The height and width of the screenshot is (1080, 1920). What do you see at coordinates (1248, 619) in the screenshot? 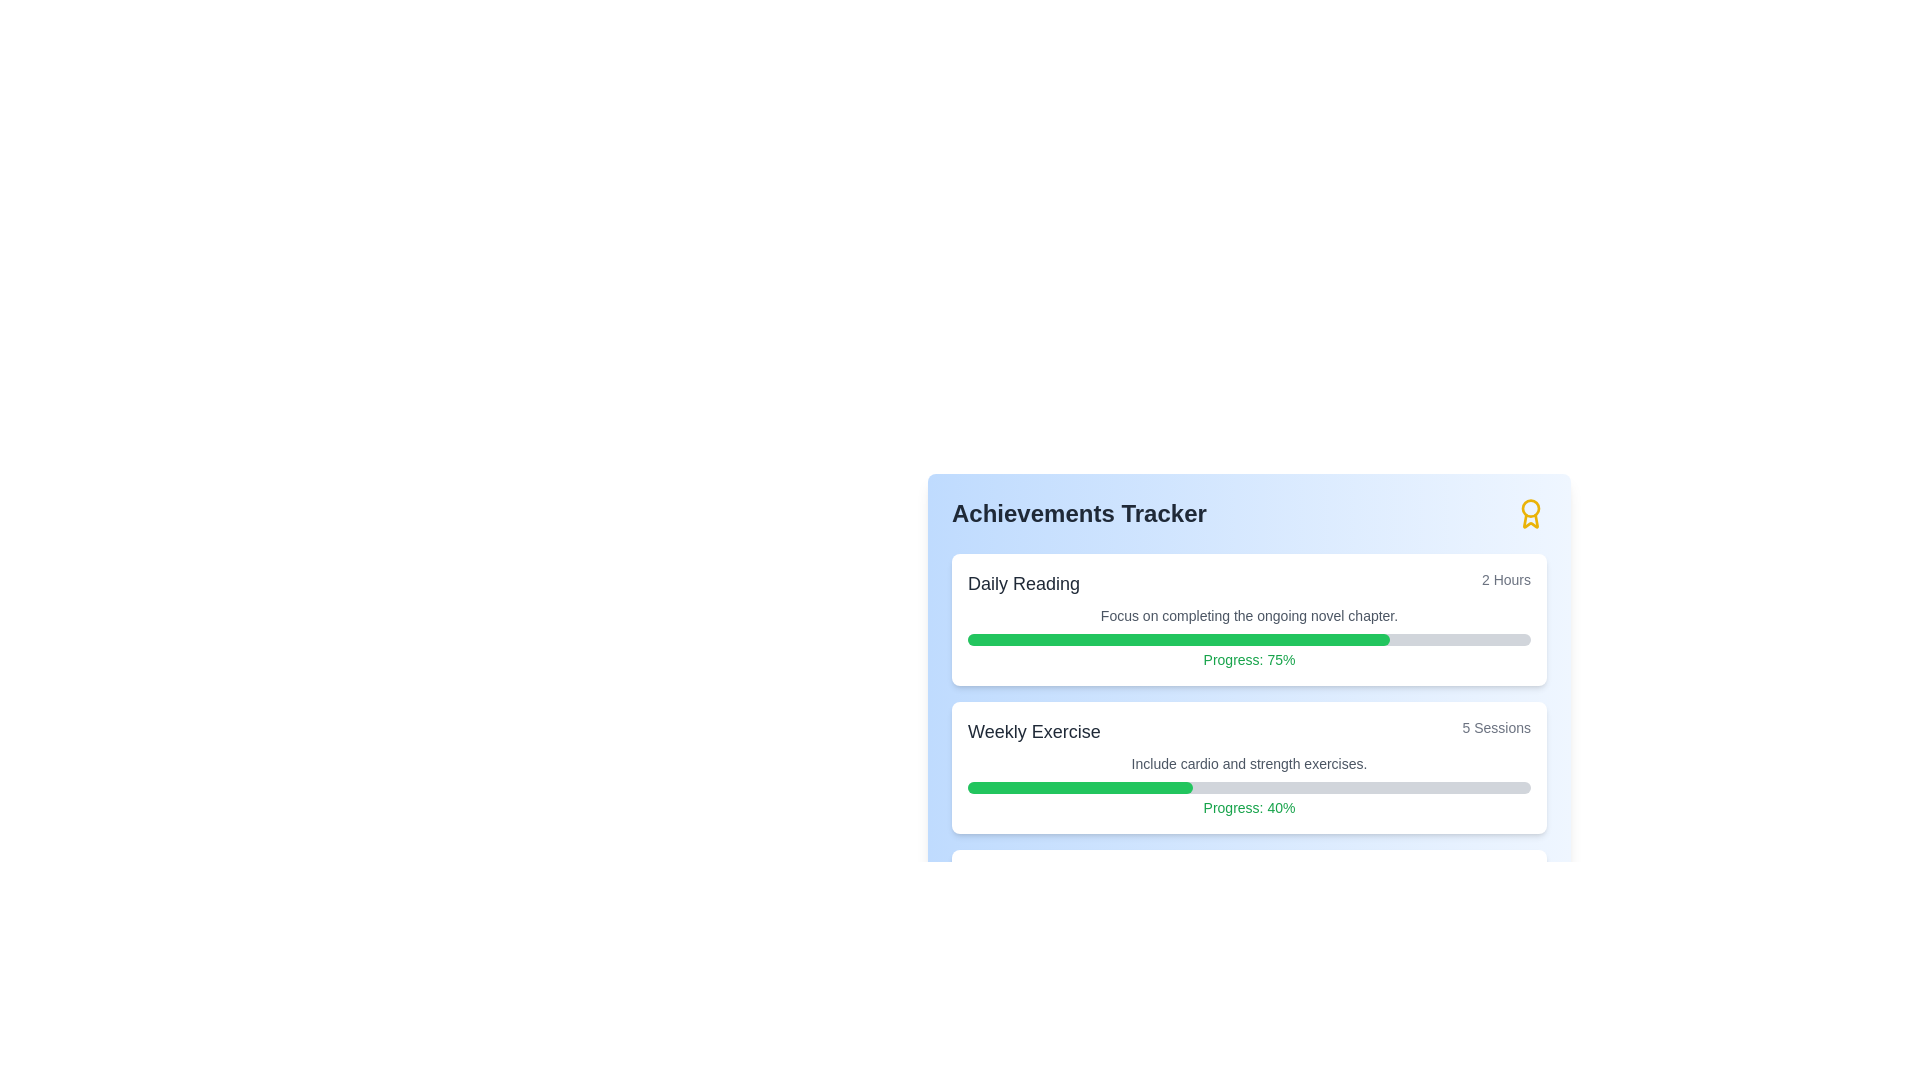
I see `the progress bar of the 'Daily Reading' informational card located in the 'Achievements Tracker' section, which is the first card in a vertical list` at bounding box center [1248, 619].